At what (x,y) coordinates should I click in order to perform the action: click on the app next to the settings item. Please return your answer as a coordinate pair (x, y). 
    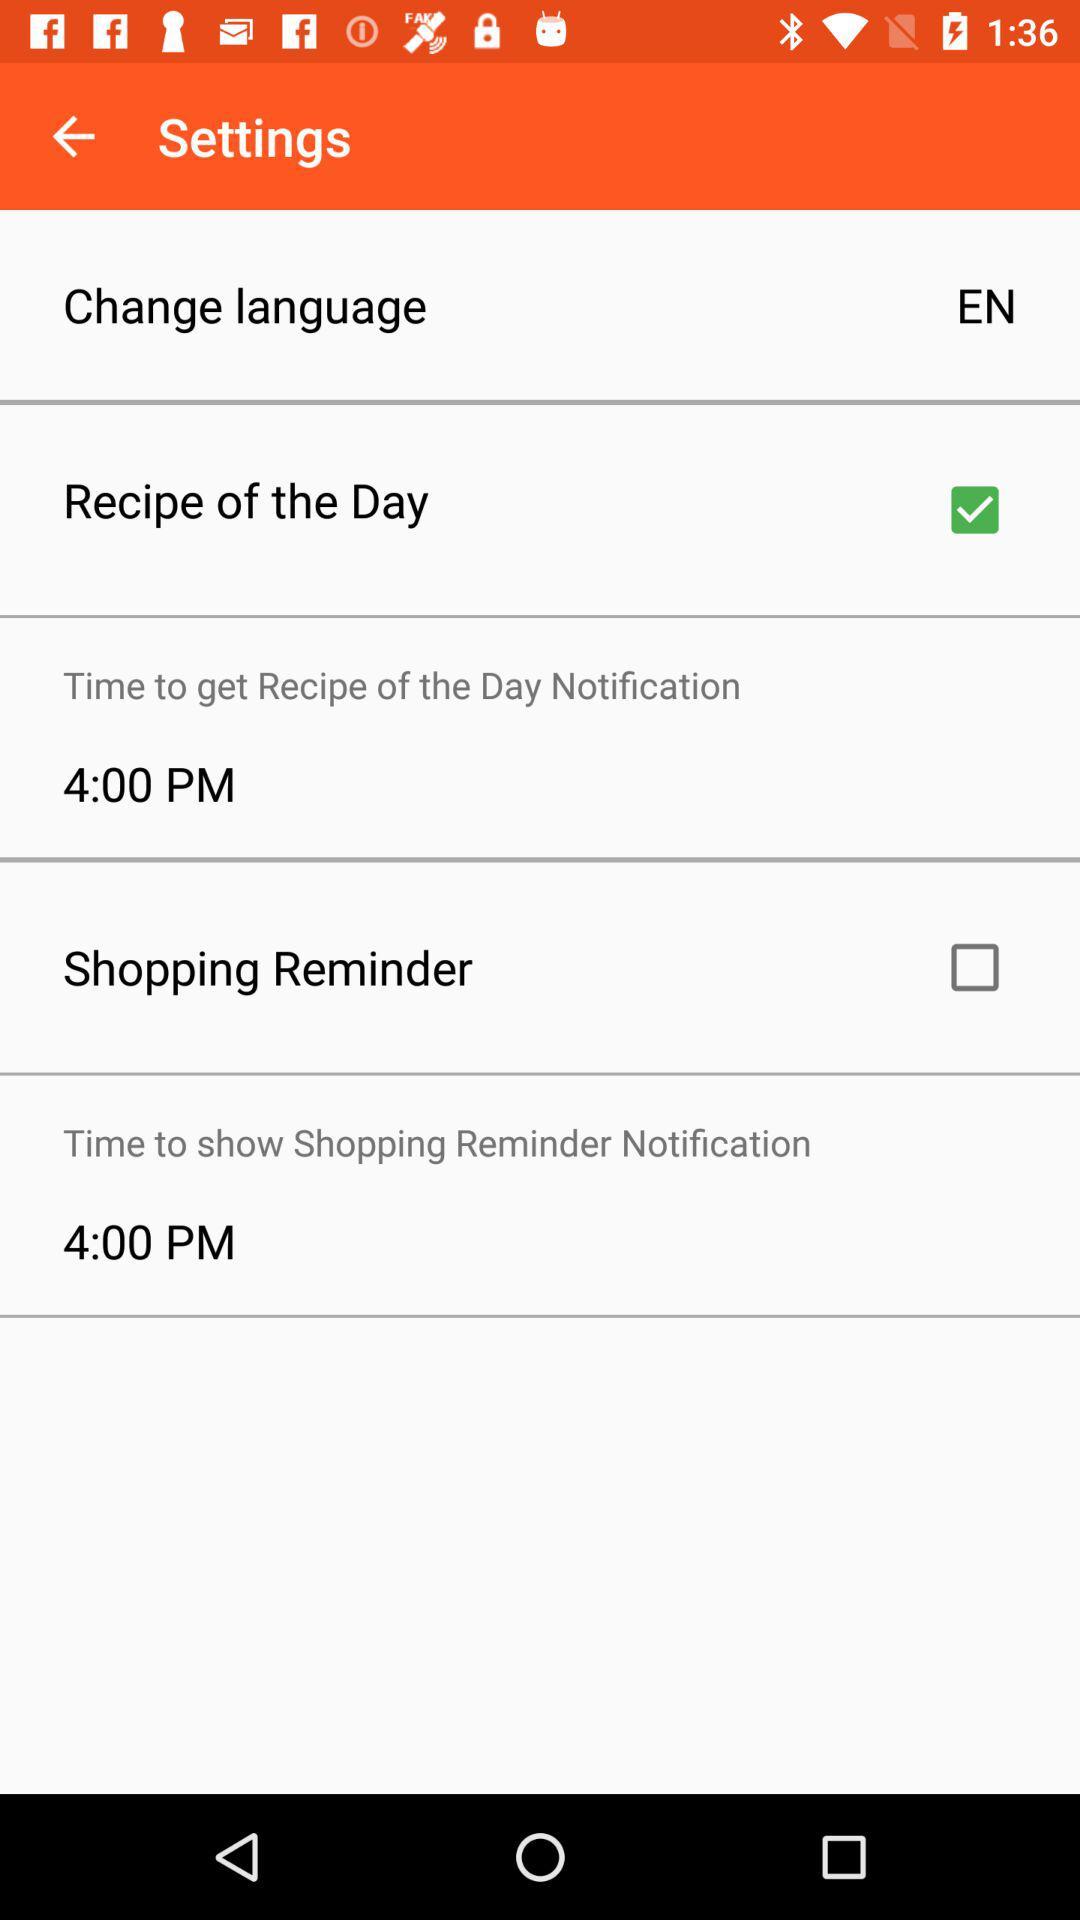
    Looking at the image, I should click on (72, 135).